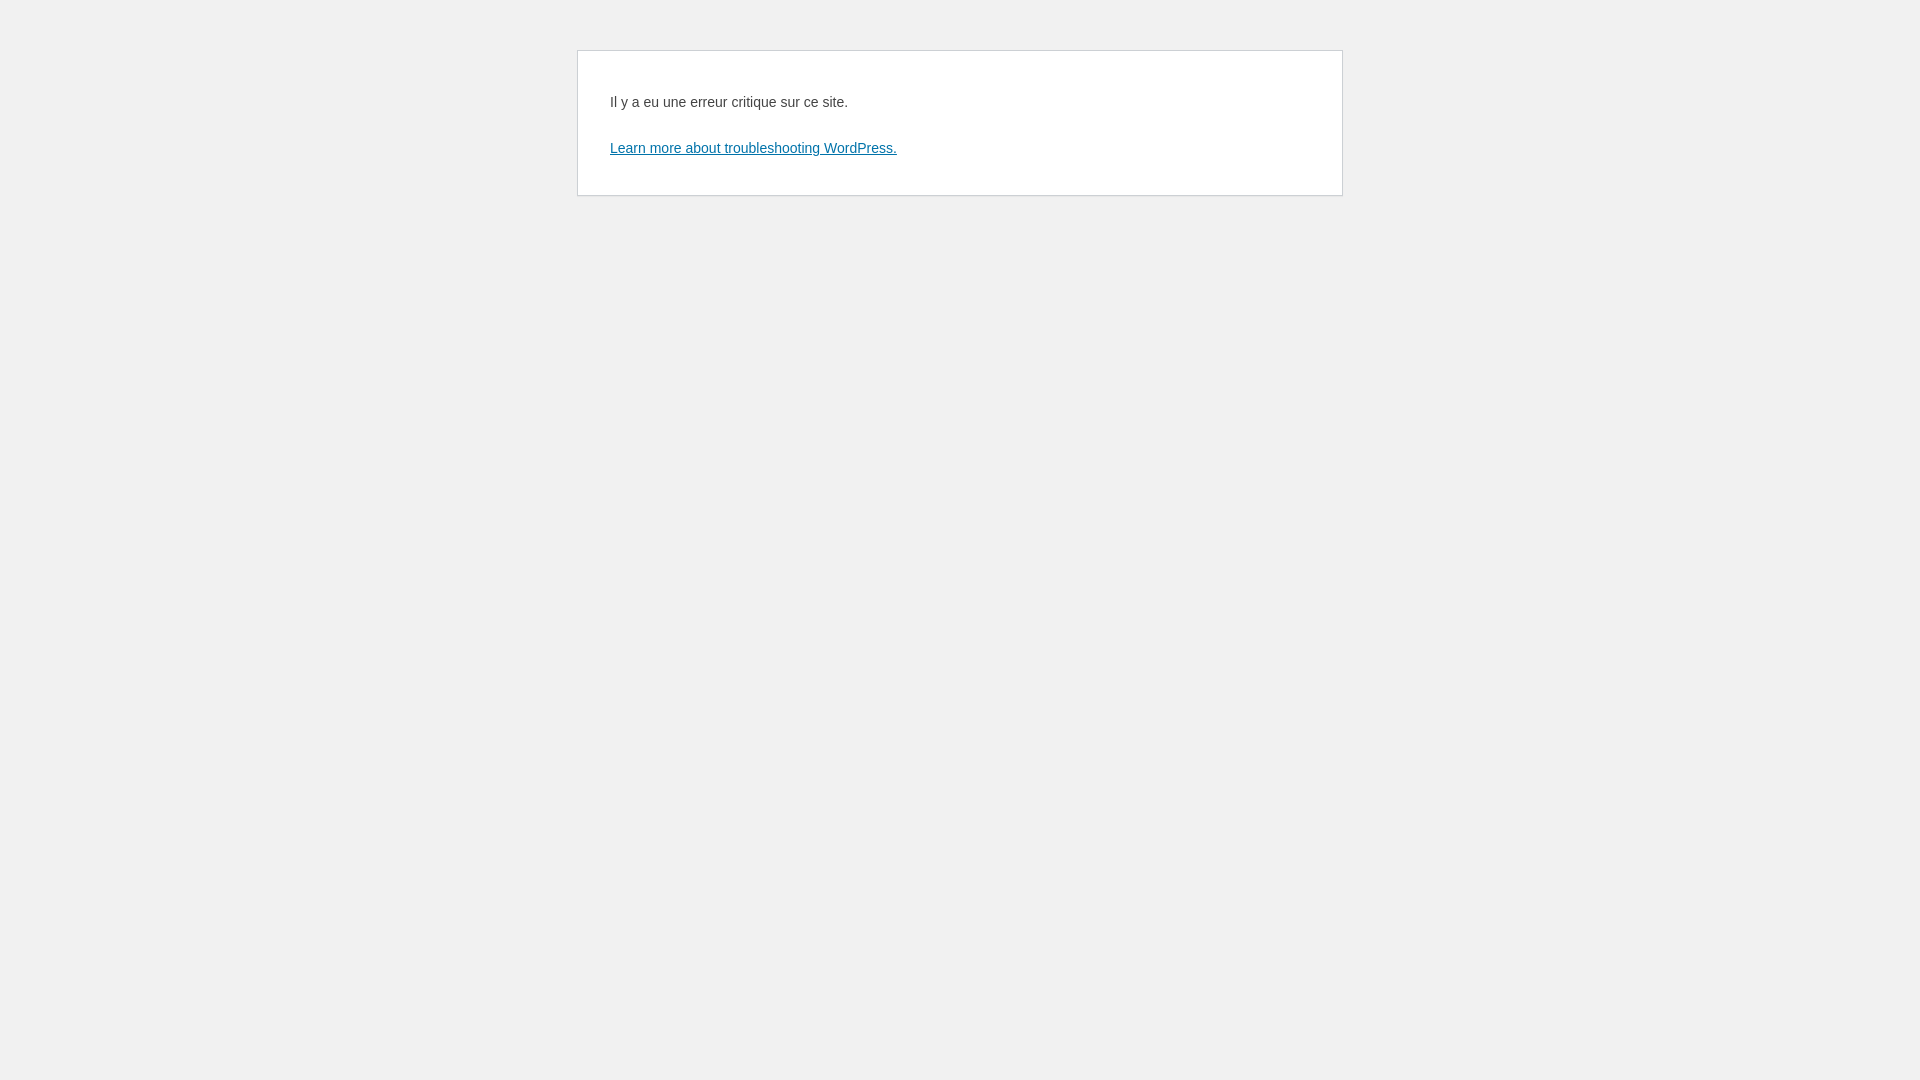  Describe the element at coordinates (752, 146) in the screenshot. I see `'Learn more about troubleshooting WordPress.'` at that location.